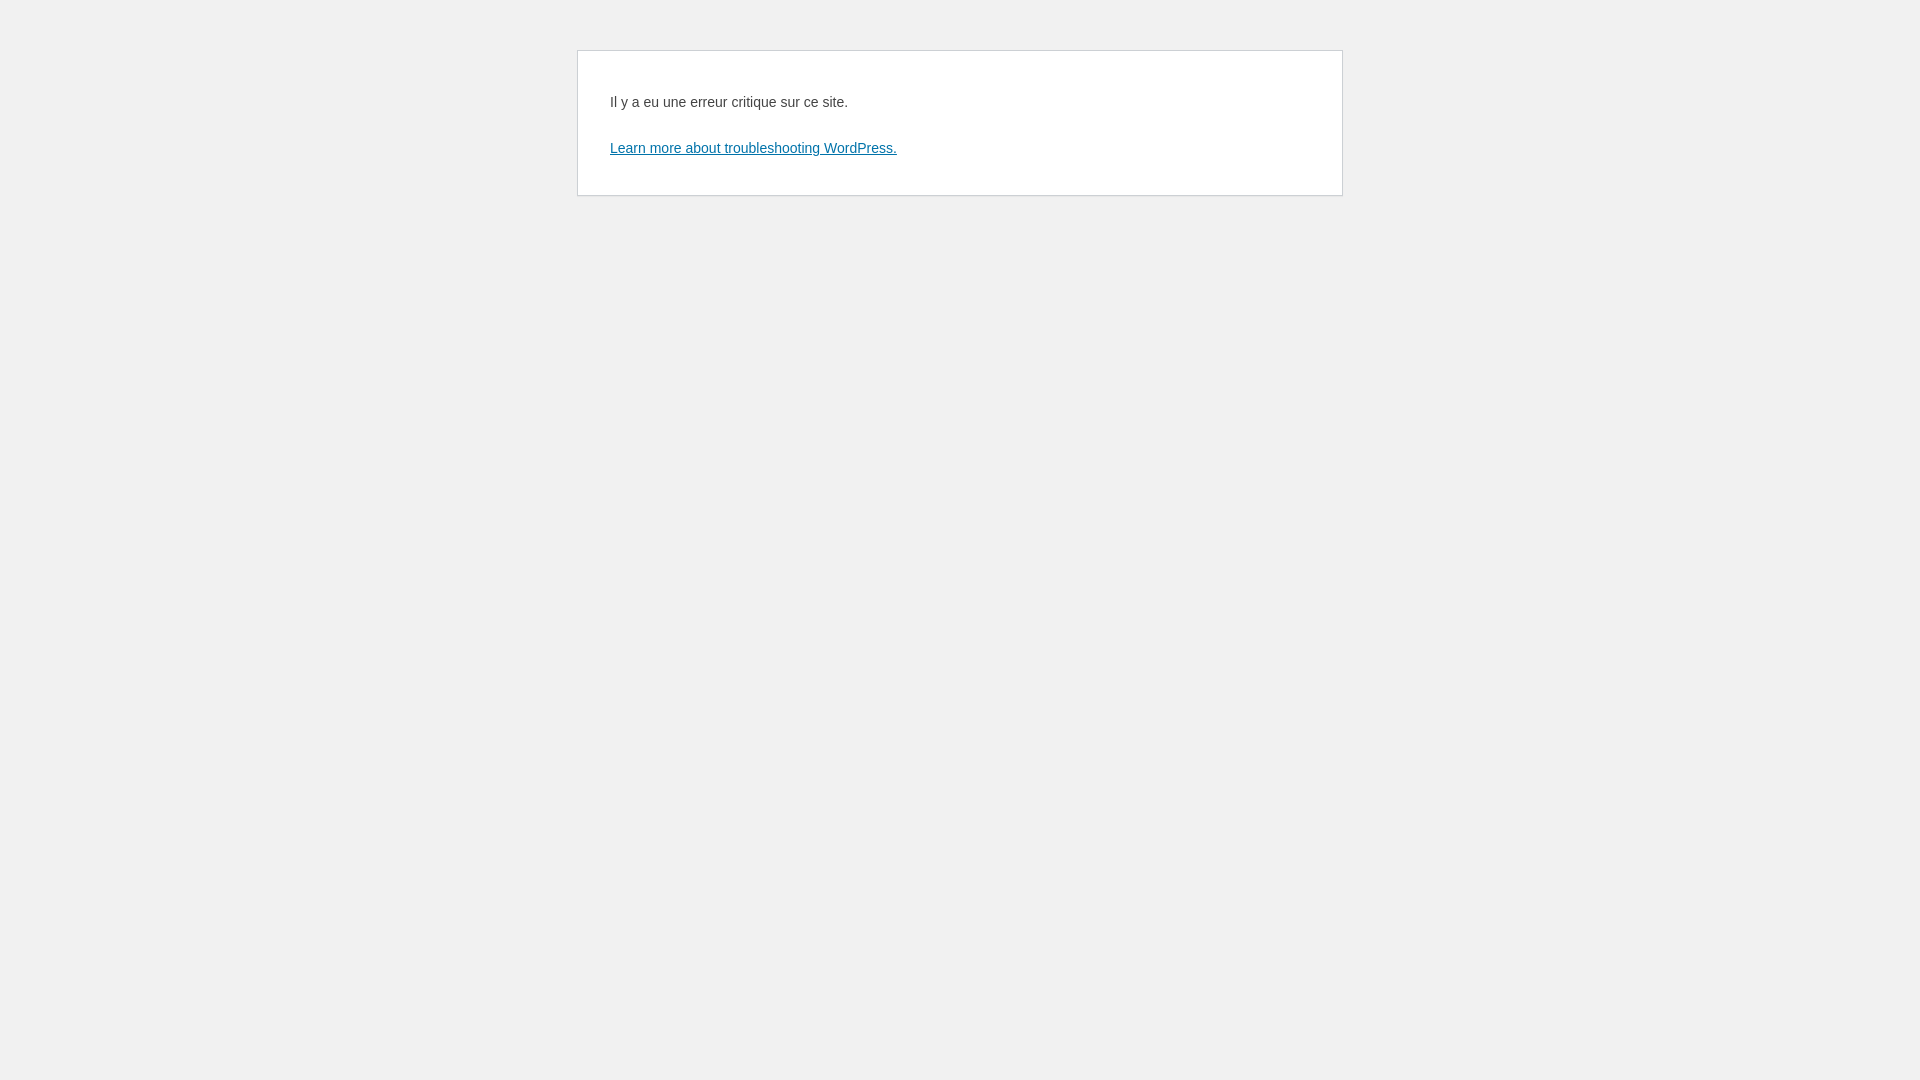  Describe the element at coordinates (752, 146) in the screenshot. I see `'Learn more about troubleshooting WordPress.'` at that location.